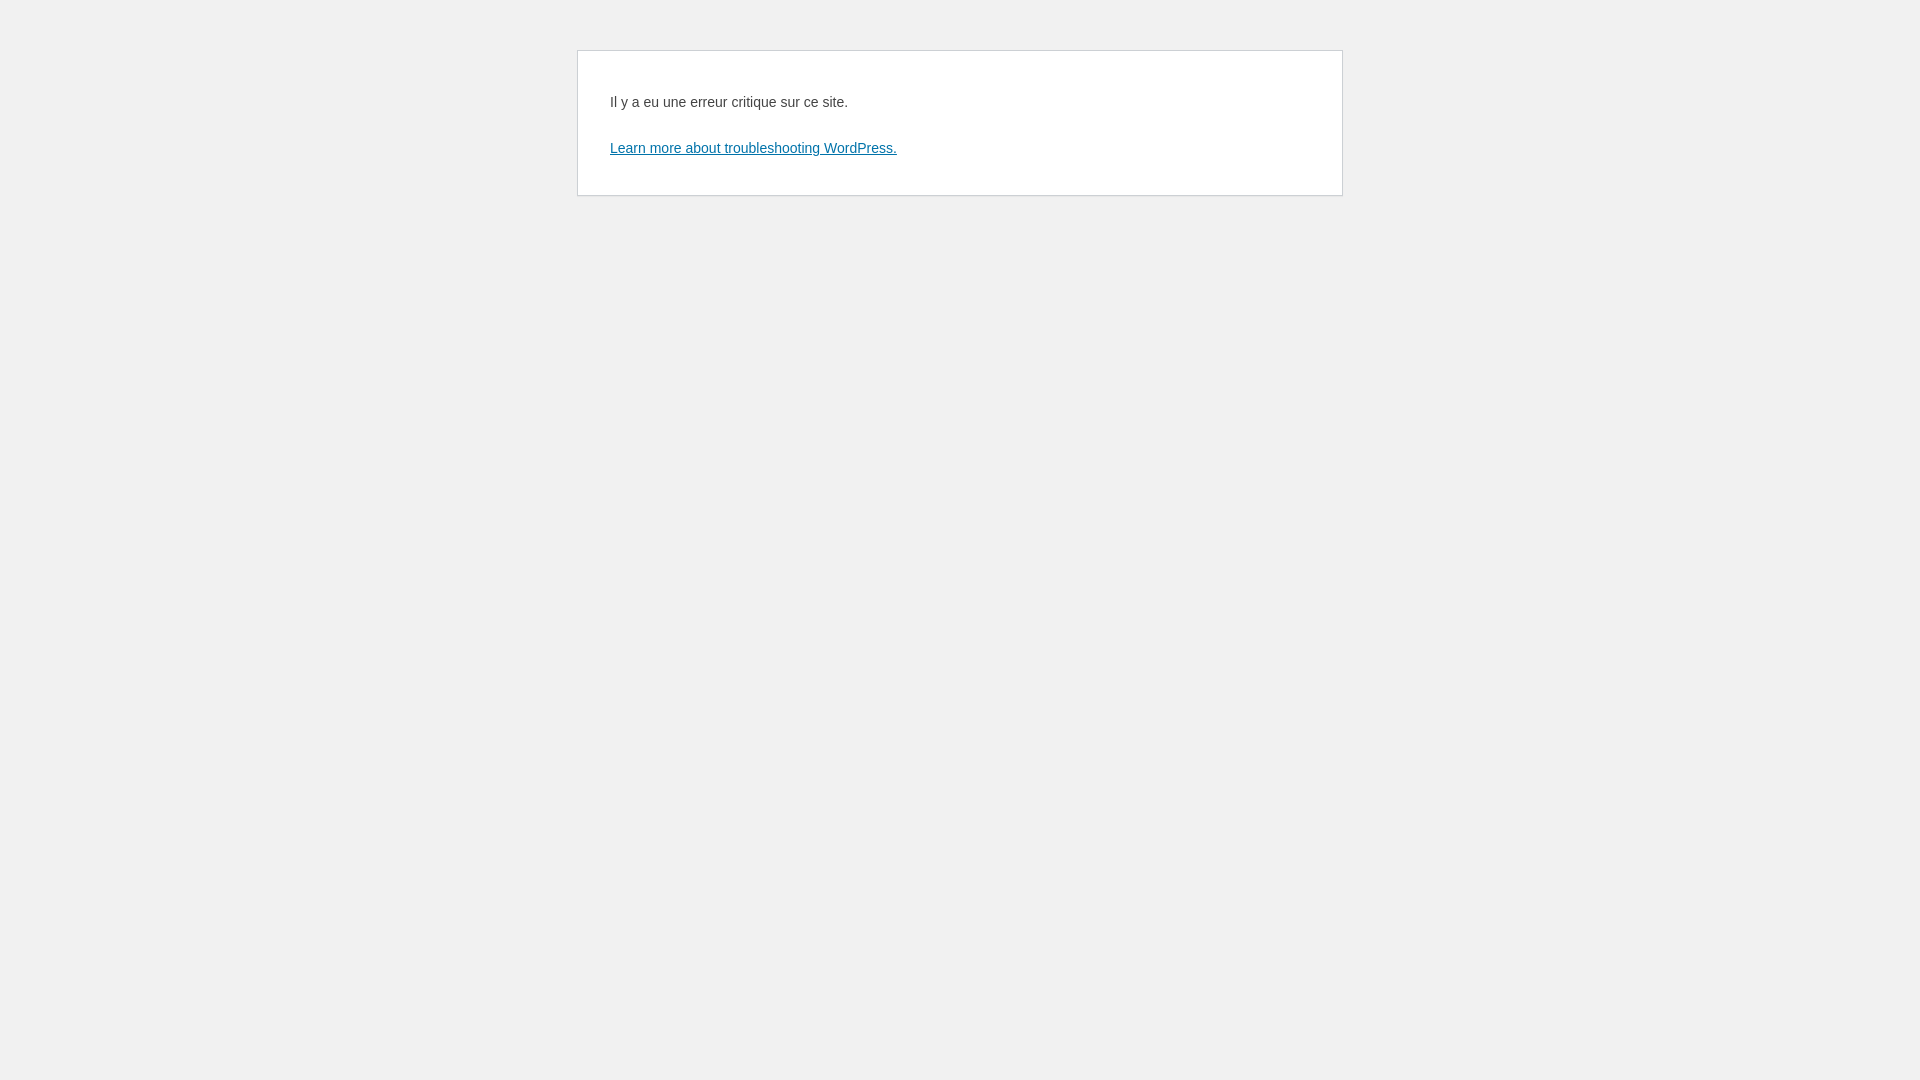  Describe the element at coordinates (752, 146) in the screenshot. I see `'Learn more about troubleshooting WordPress.'` at that location.